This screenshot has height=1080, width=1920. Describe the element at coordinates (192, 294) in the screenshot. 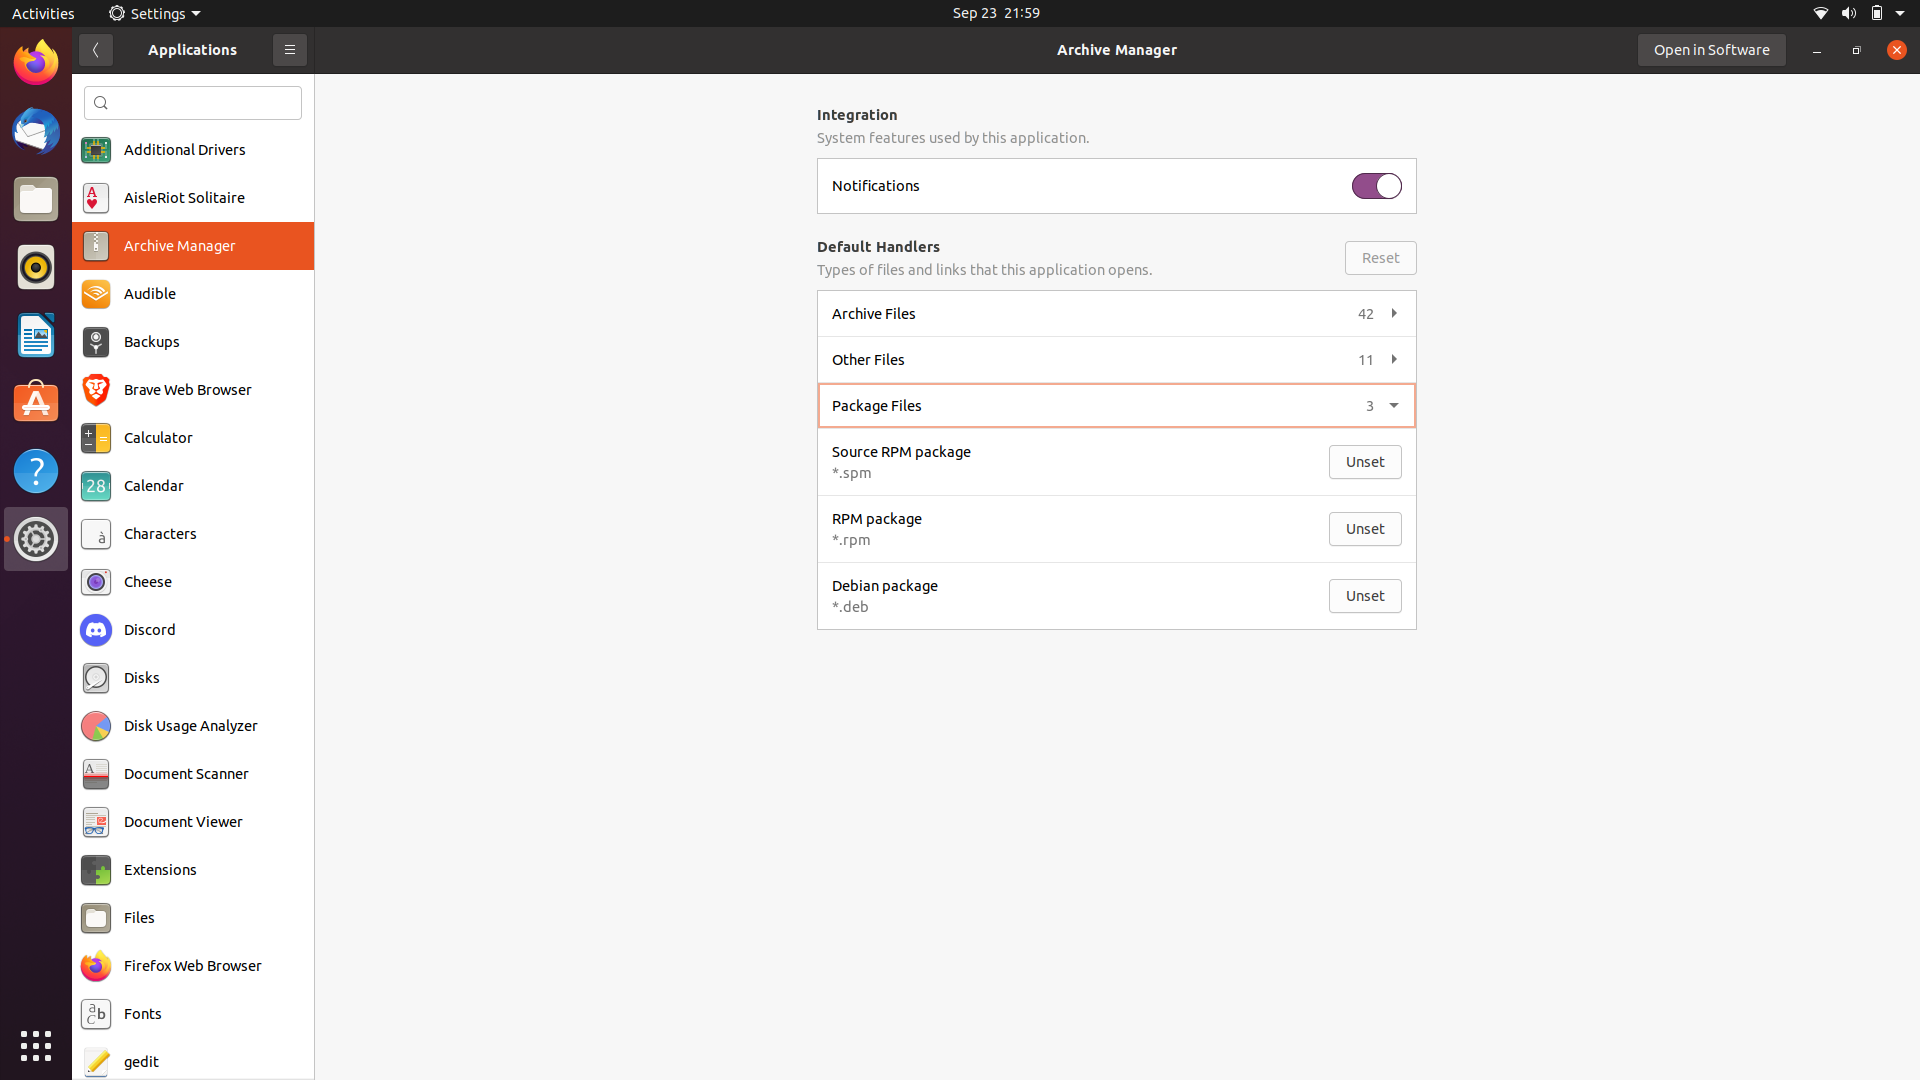

I see `Audible` at that location.